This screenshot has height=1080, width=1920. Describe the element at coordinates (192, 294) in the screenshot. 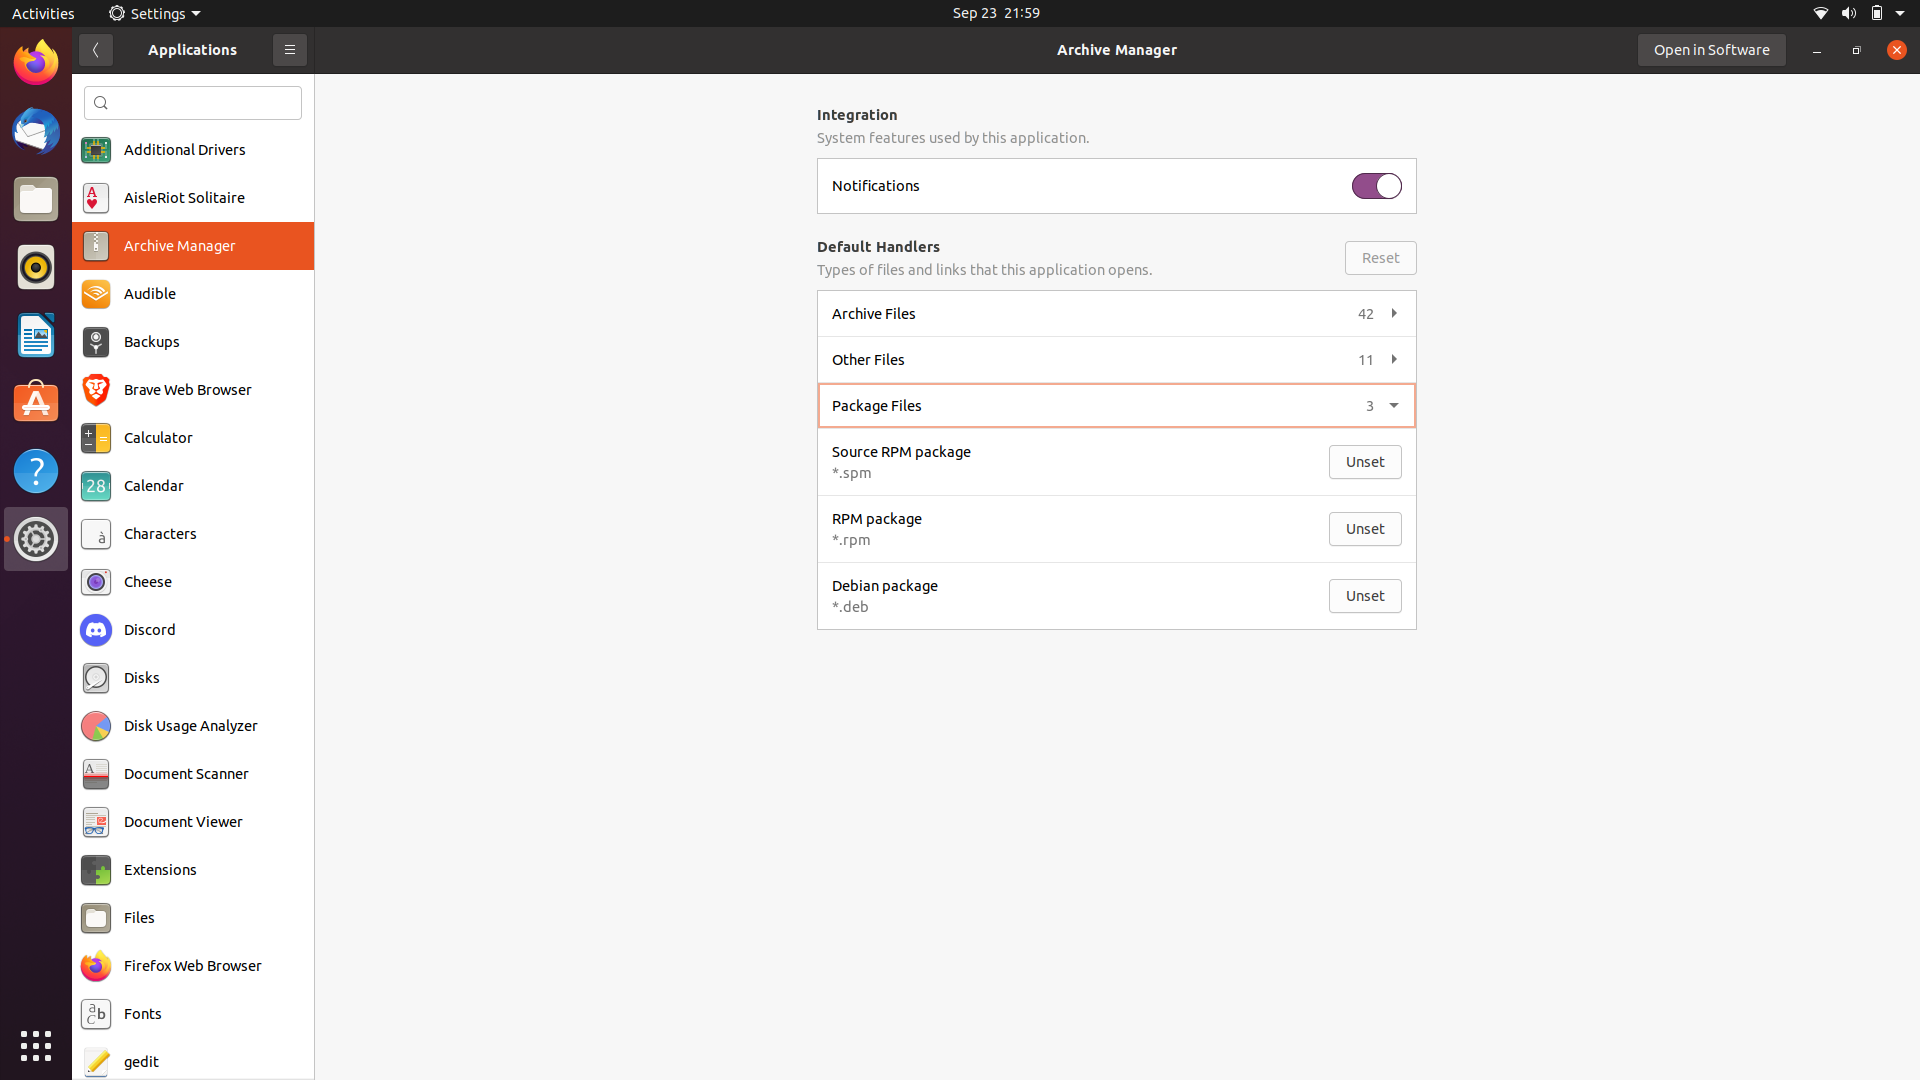

I see `Audible` at that location.